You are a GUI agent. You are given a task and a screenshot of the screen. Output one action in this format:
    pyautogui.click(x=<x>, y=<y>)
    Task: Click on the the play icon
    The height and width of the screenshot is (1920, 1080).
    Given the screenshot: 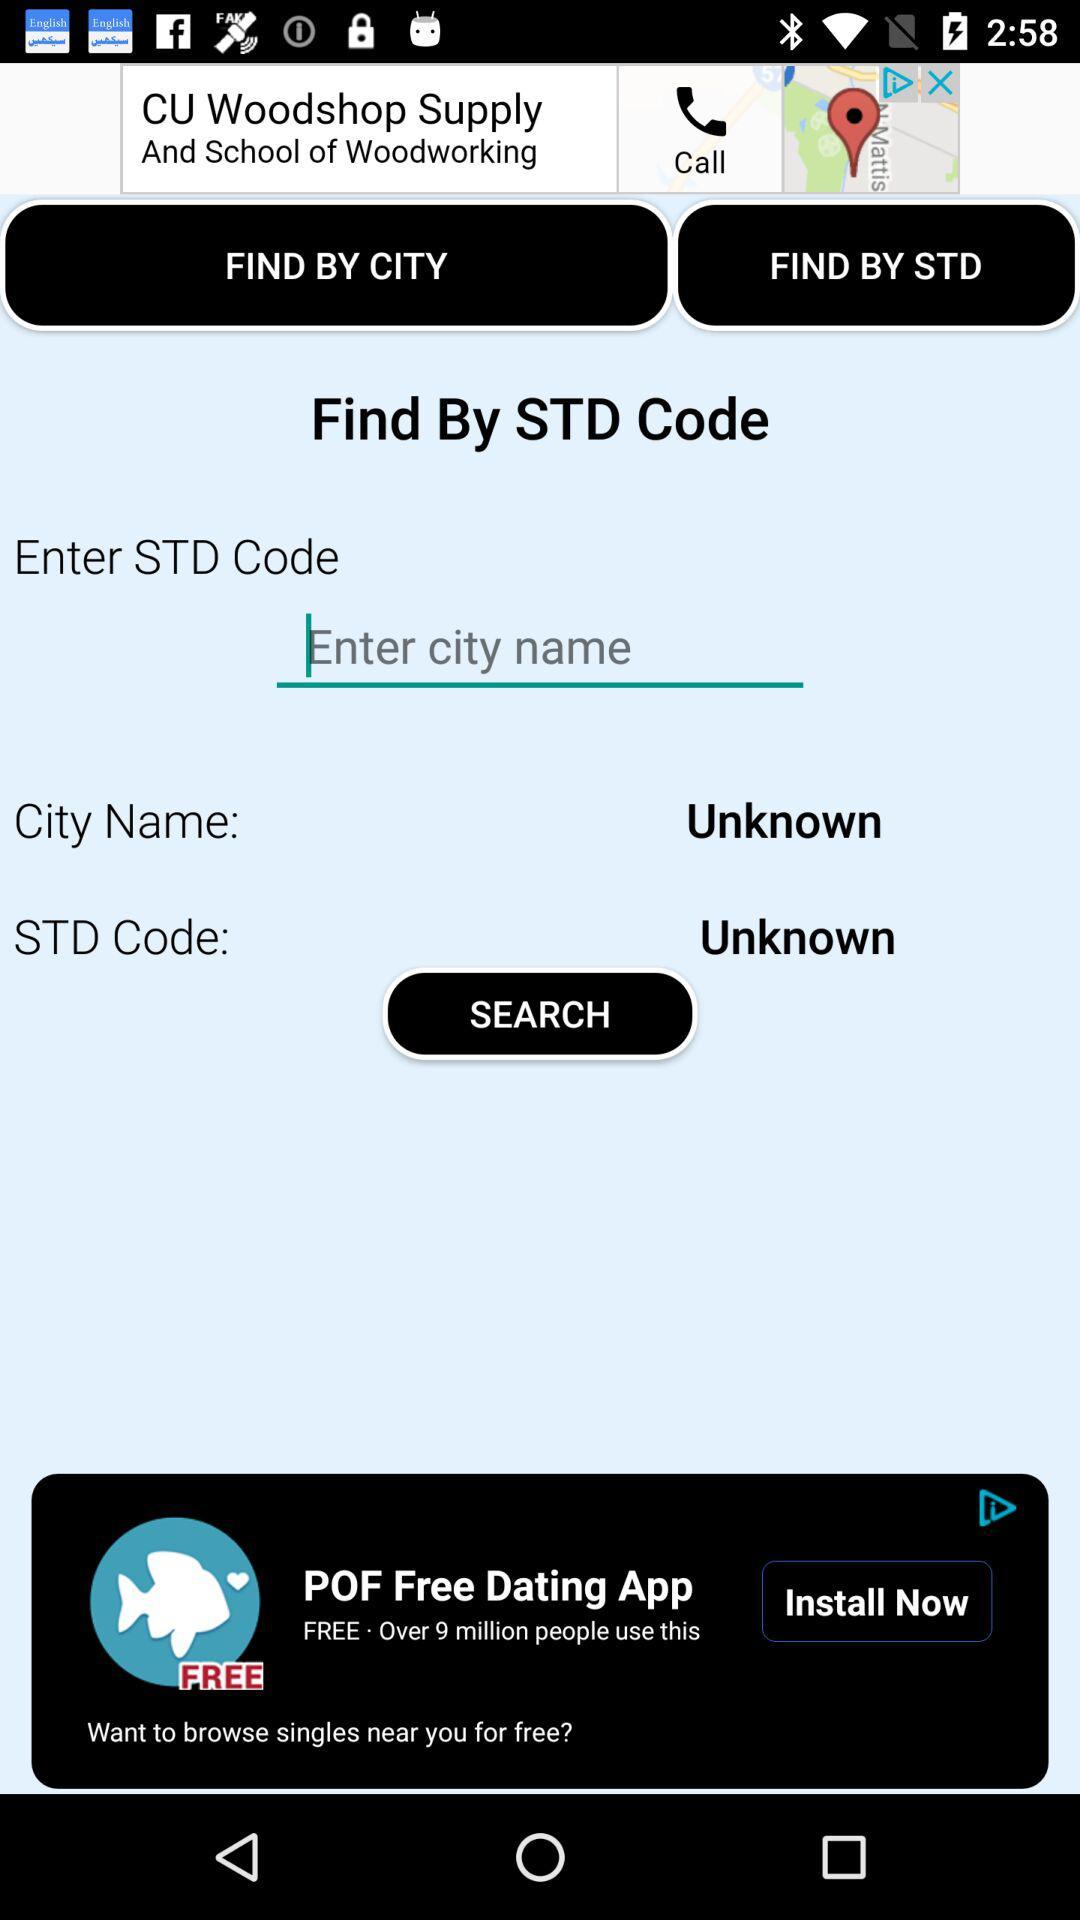 What is the action you would take?
    pyautogui.click(x=174, y=1601)
    